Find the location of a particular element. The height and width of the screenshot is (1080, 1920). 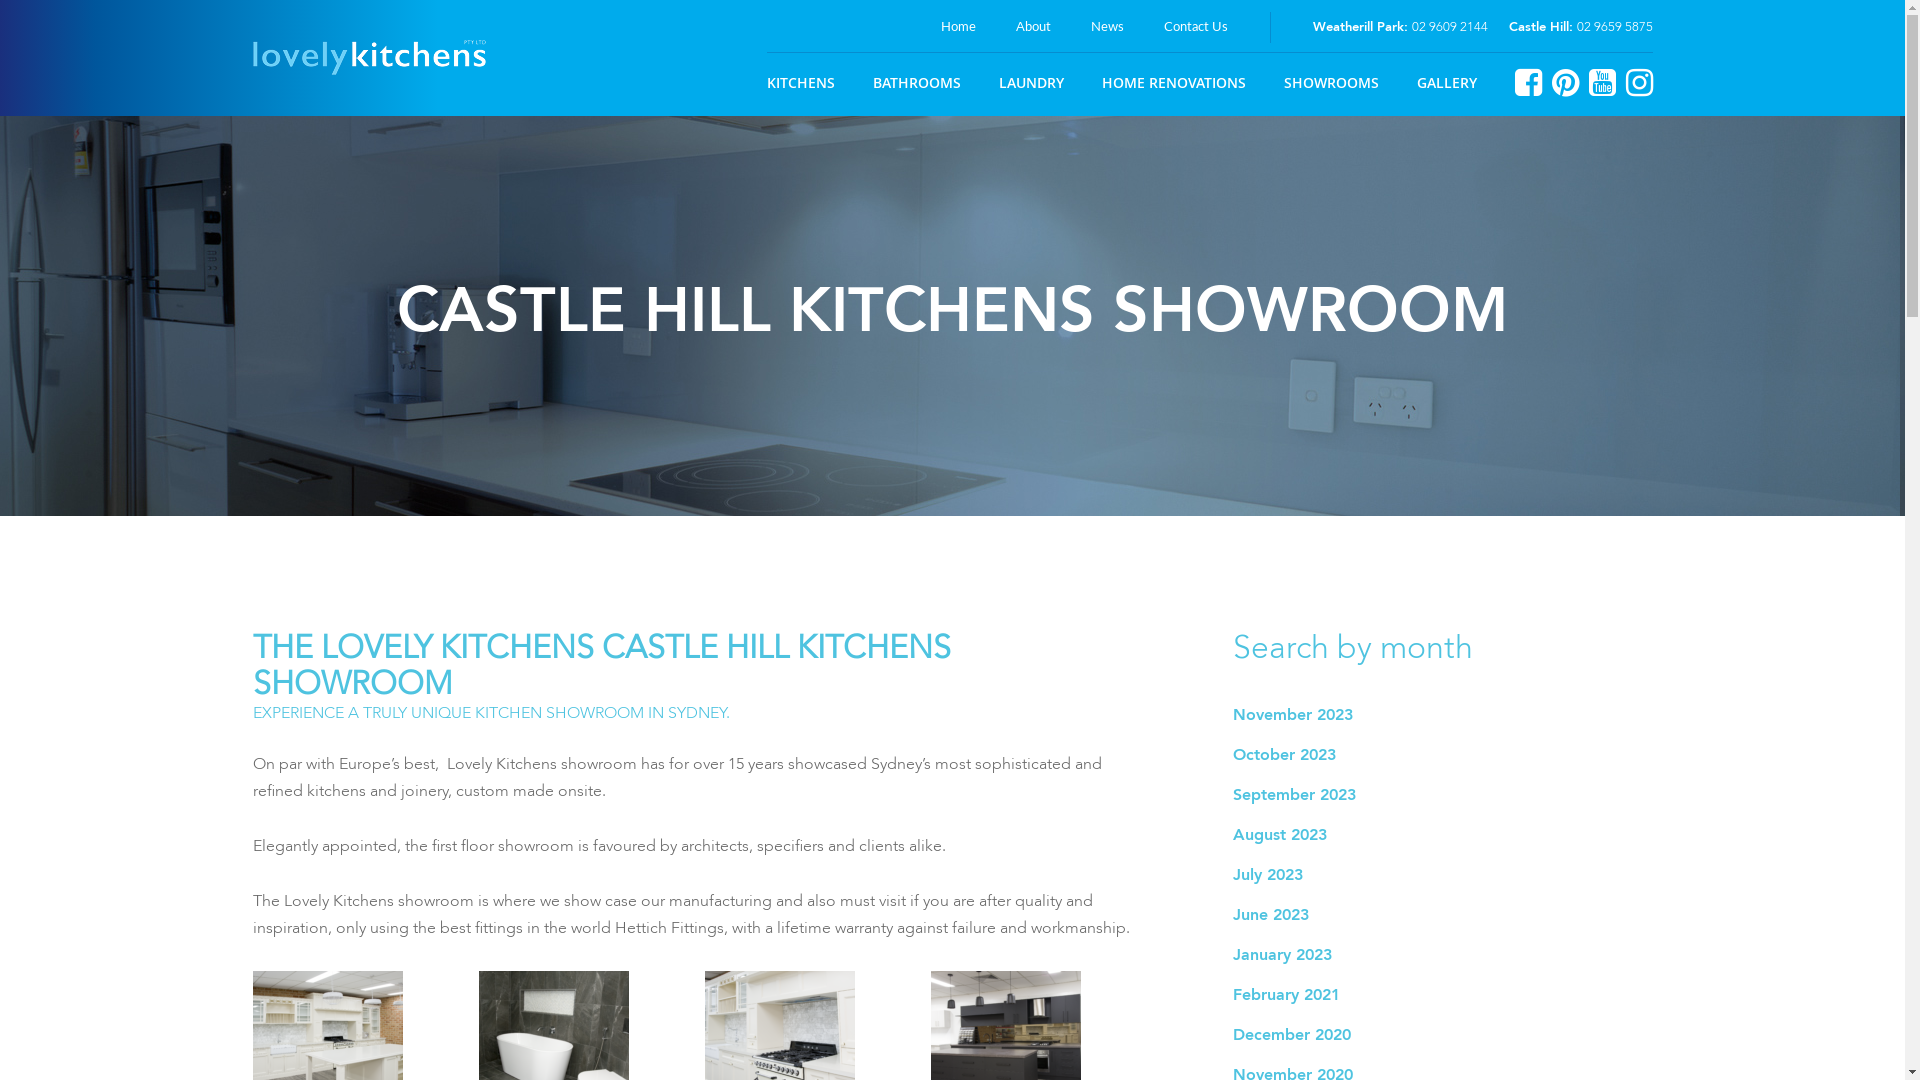

'February 2021' is located at coordinates (1285, 995).